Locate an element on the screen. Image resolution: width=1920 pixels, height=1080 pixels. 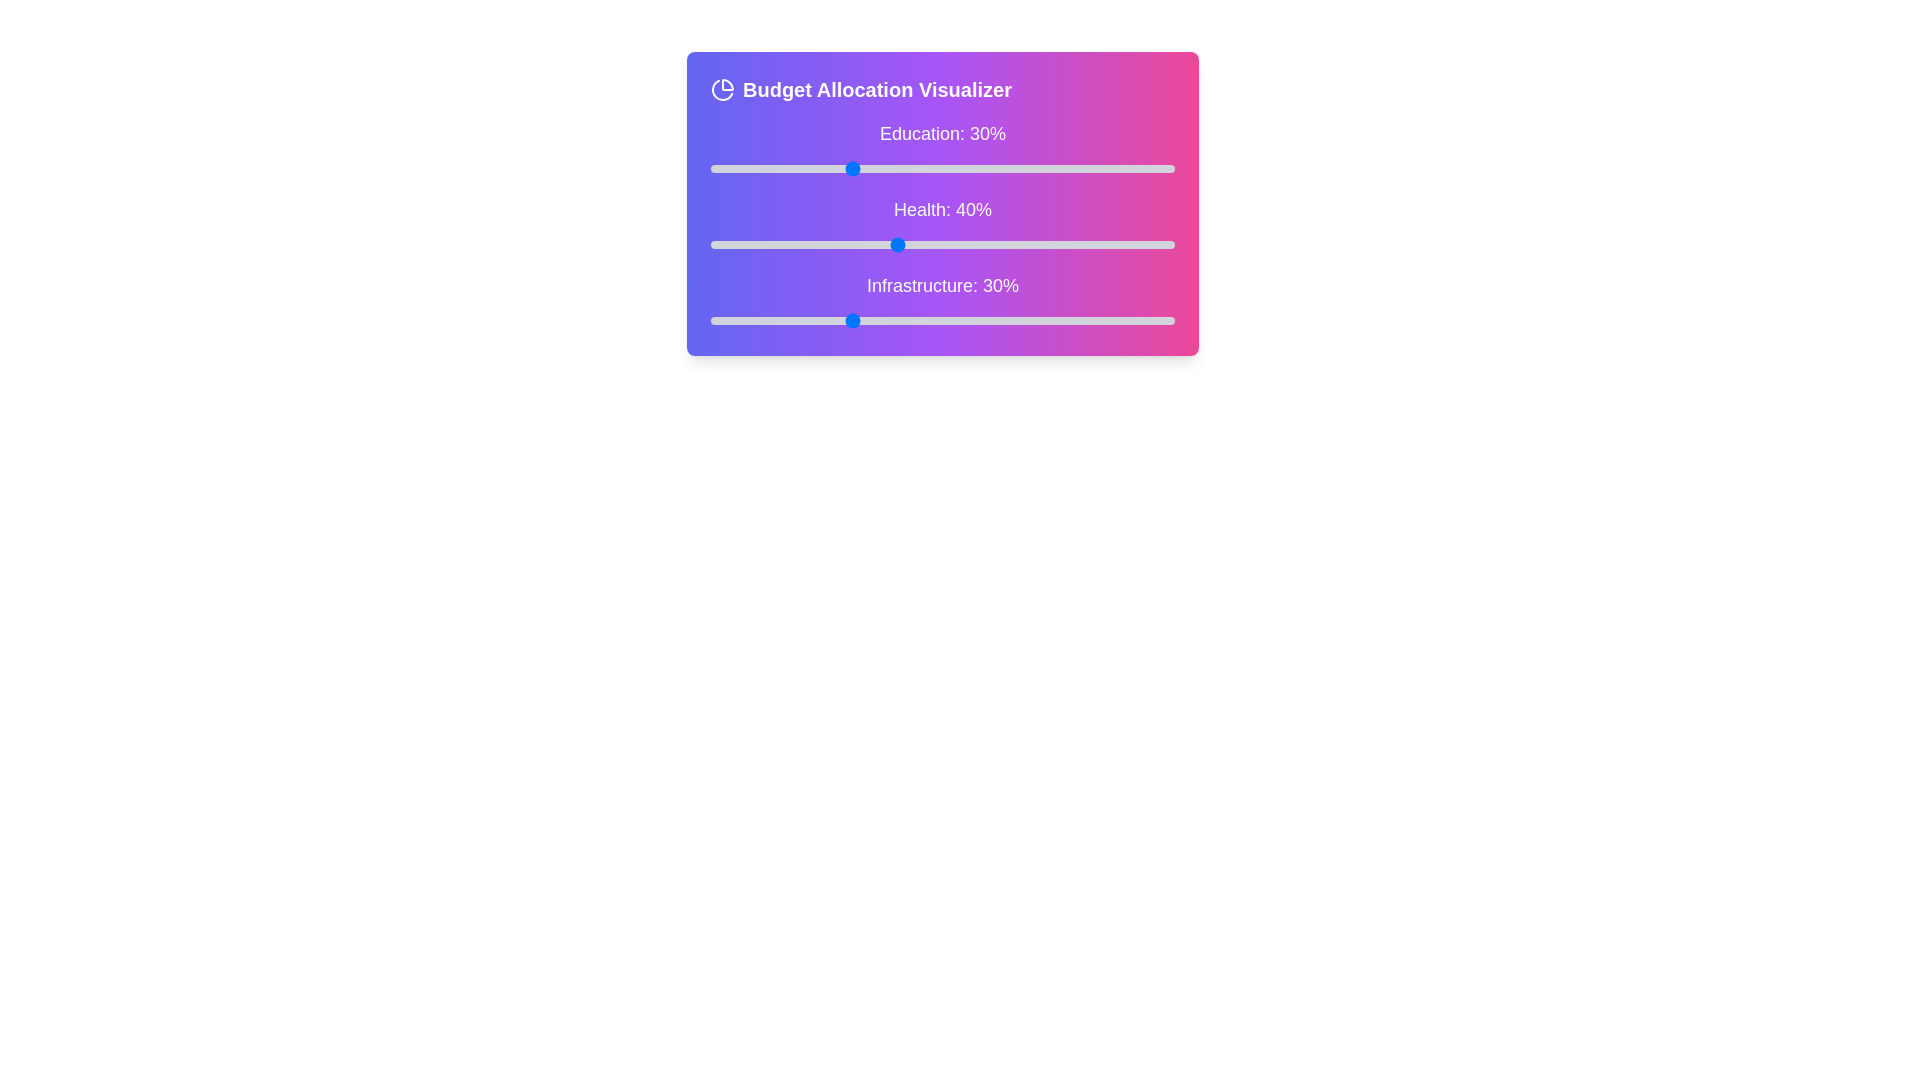
the Education budget is located at coordinates (1058, 168).